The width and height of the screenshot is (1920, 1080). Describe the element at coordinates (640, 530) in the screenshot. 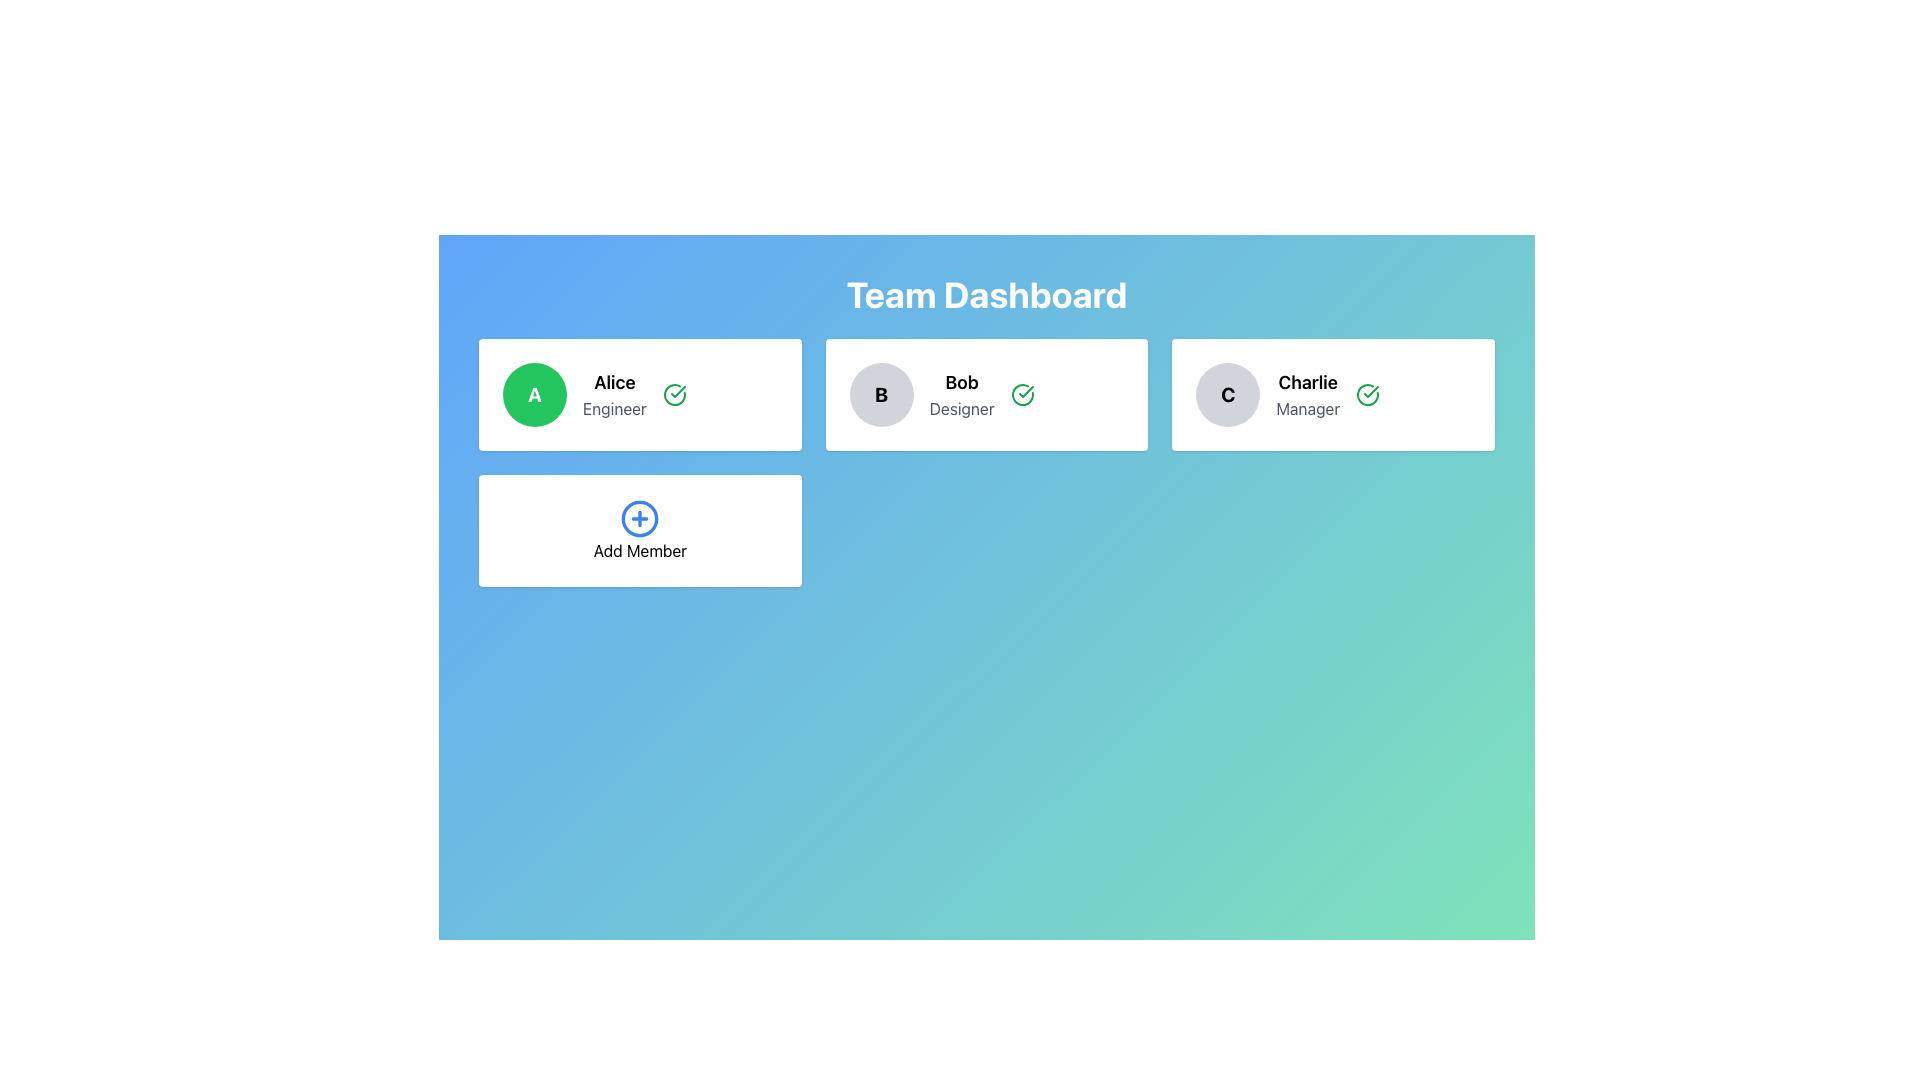

I see `the button located at the bottom left of the grid layout, directly below the card for 'Alice, Engineer'` at that location.